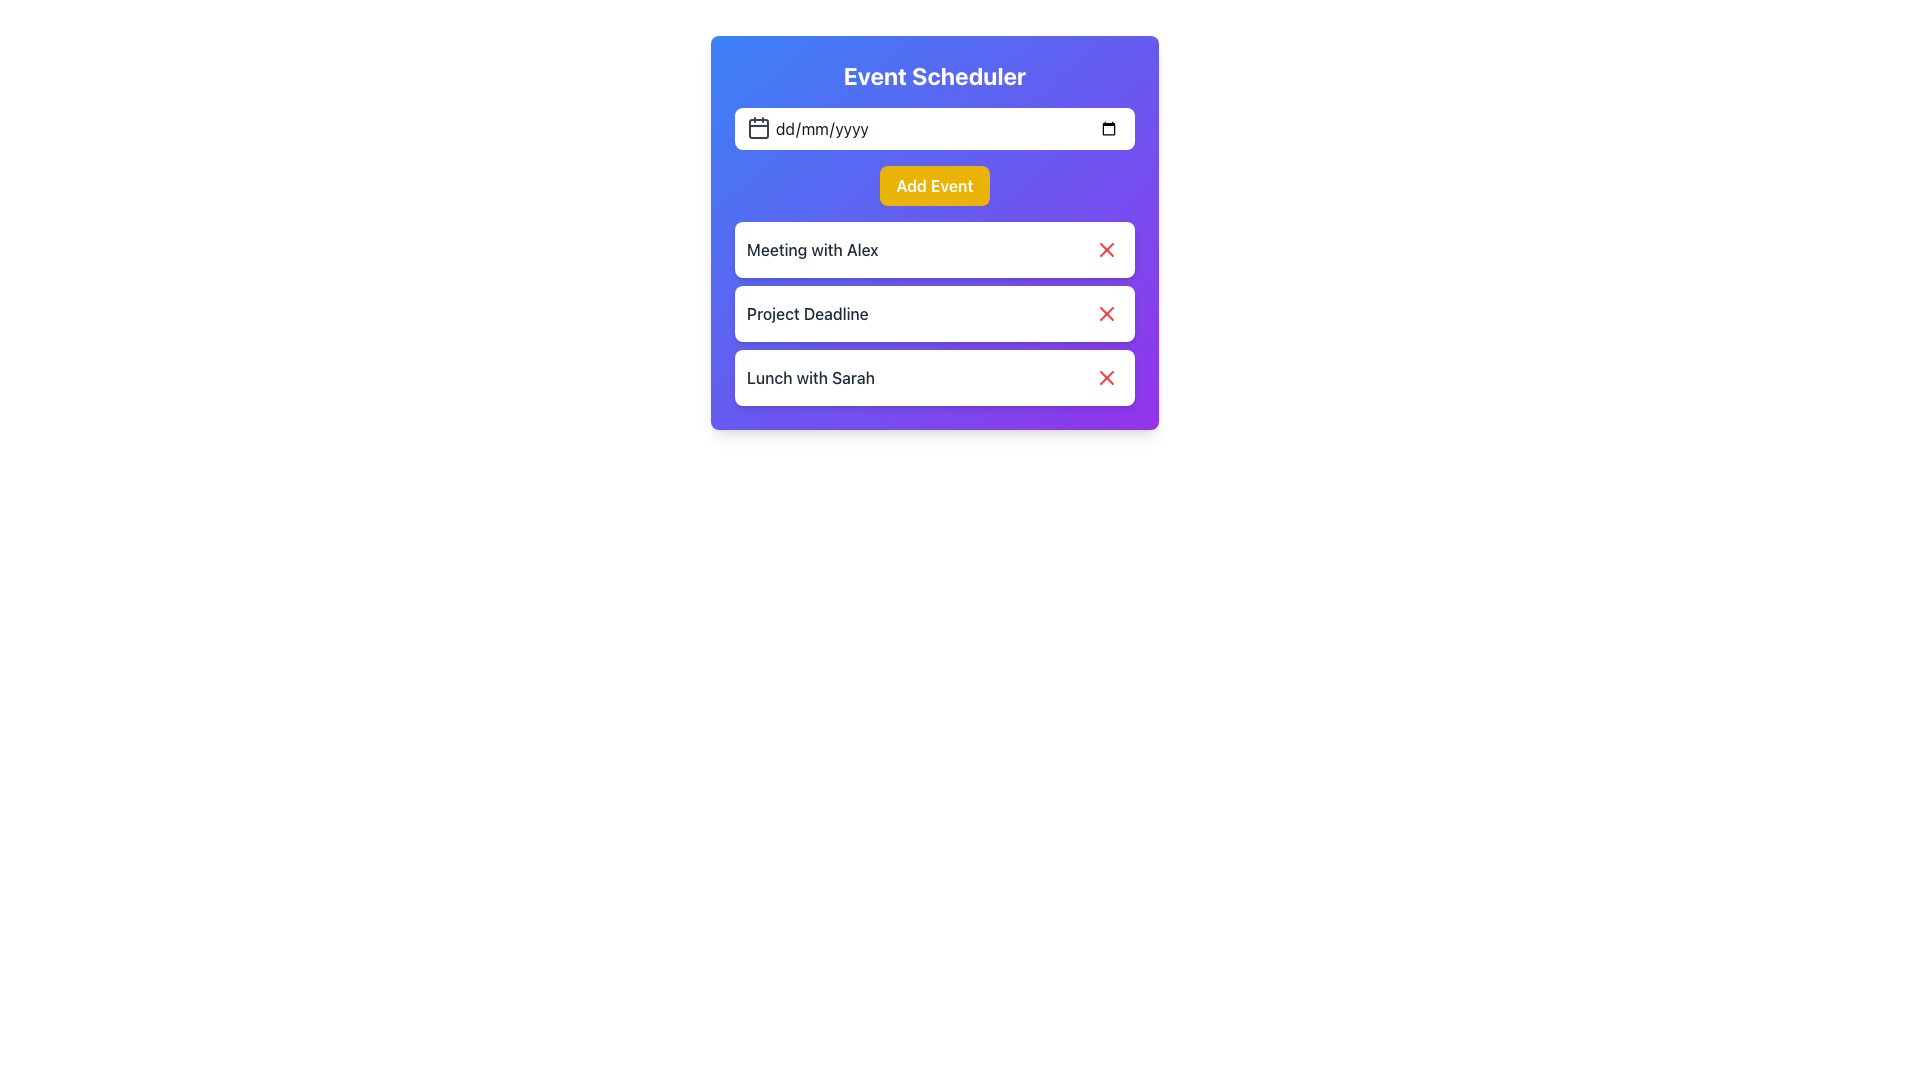 This screenshot has width=1920, height=1080. I want to click on the calendar icon, which is a dark gray box-shaped element with a top bar and two vertical lines, located to the left of the date input field near the top center of the scheduler component, so click(757, 127).